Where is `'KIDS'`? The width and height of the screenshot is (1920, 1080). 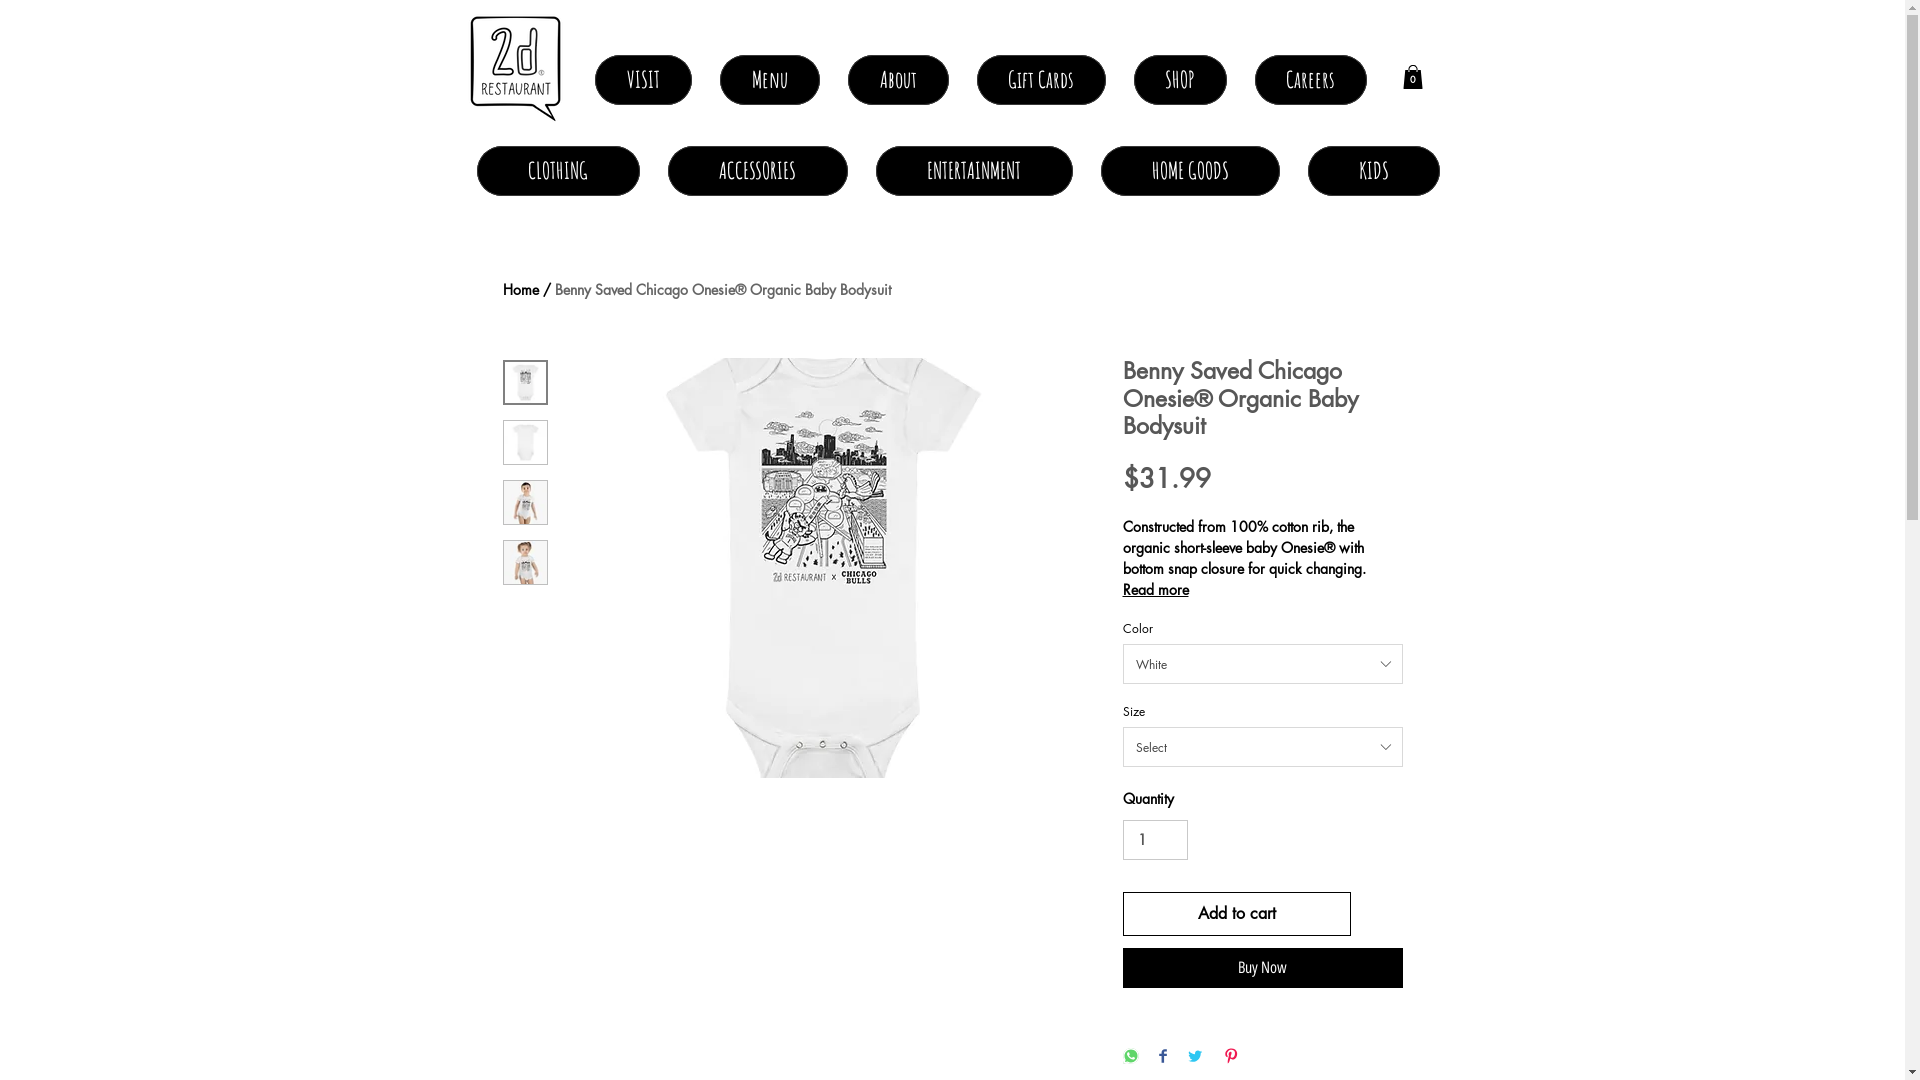
'KIDS' is located at coordinates (1372, 169).